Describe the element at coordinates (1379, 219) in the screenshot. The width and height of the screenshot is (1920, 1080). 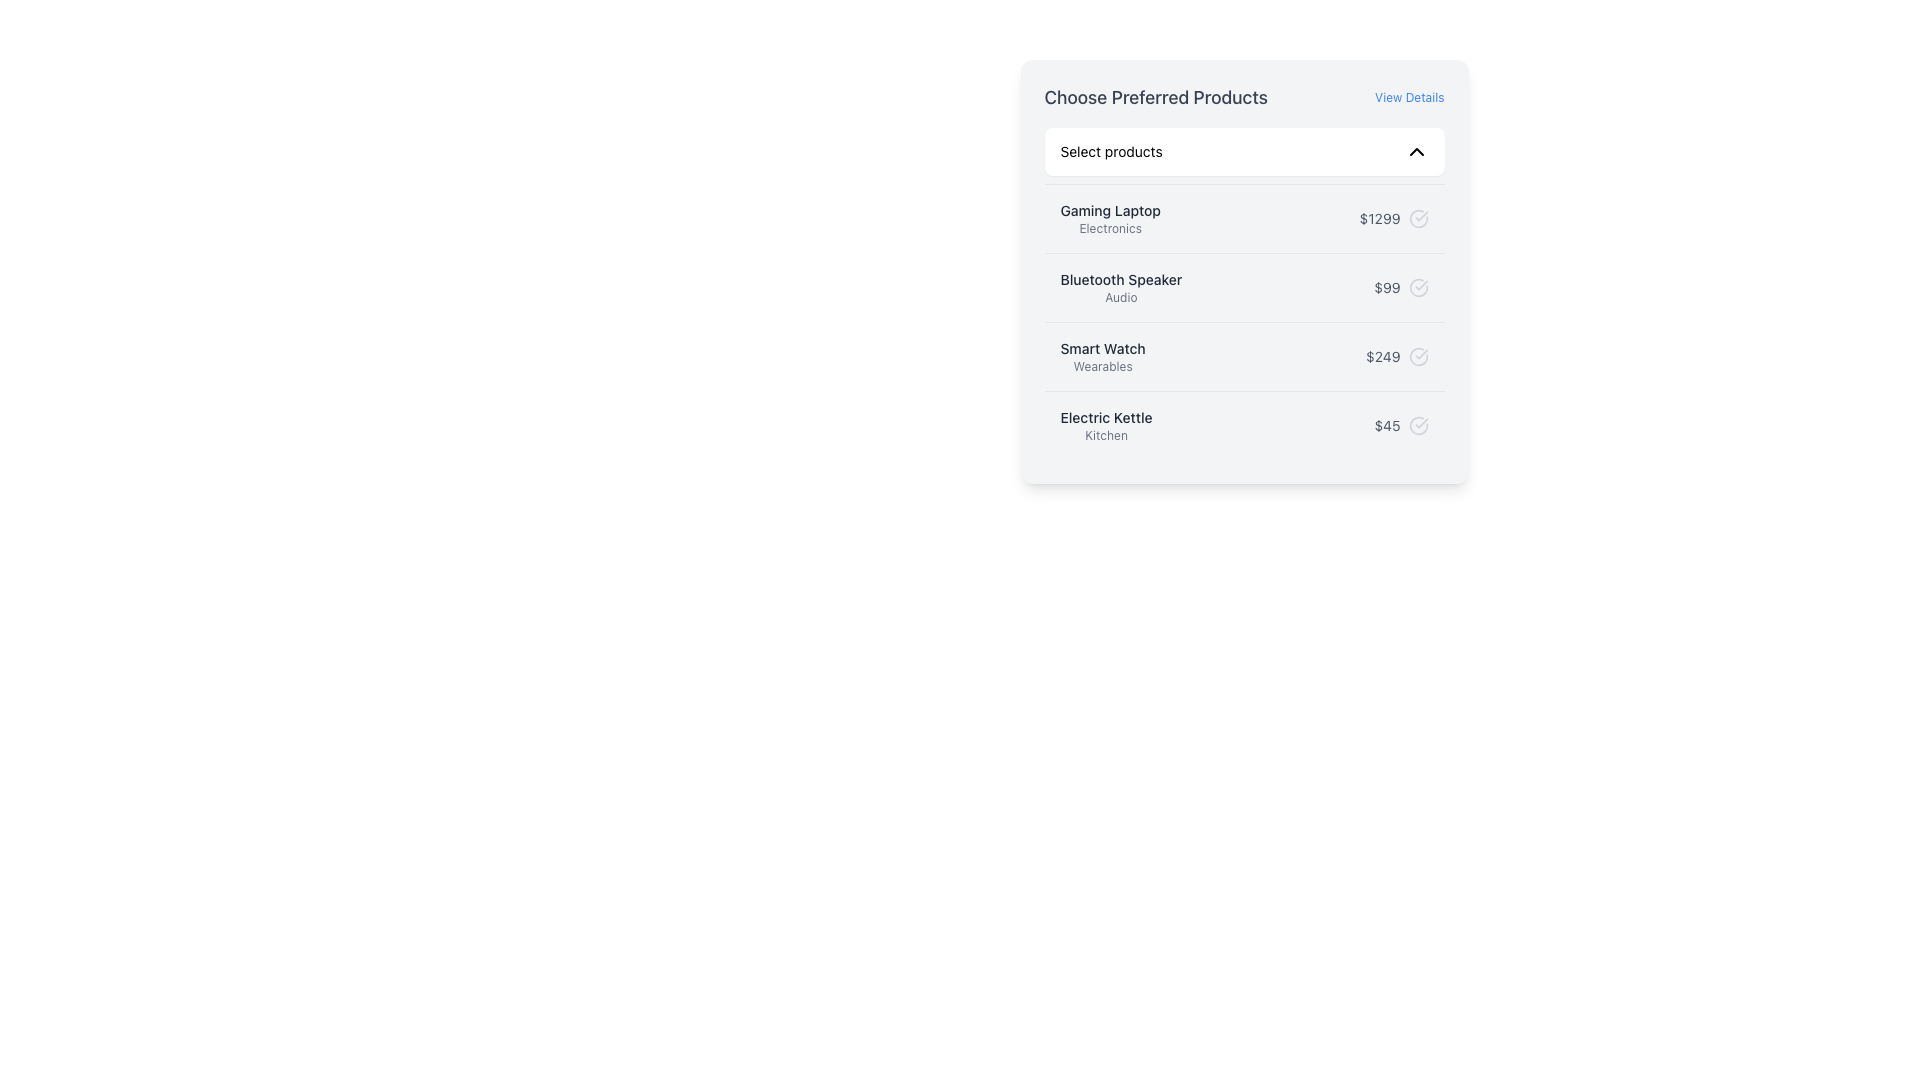
I see `price information displayed in the text label for the product 'Gaming Laptop', which is located to the right of the product name and above an icon` at that location.